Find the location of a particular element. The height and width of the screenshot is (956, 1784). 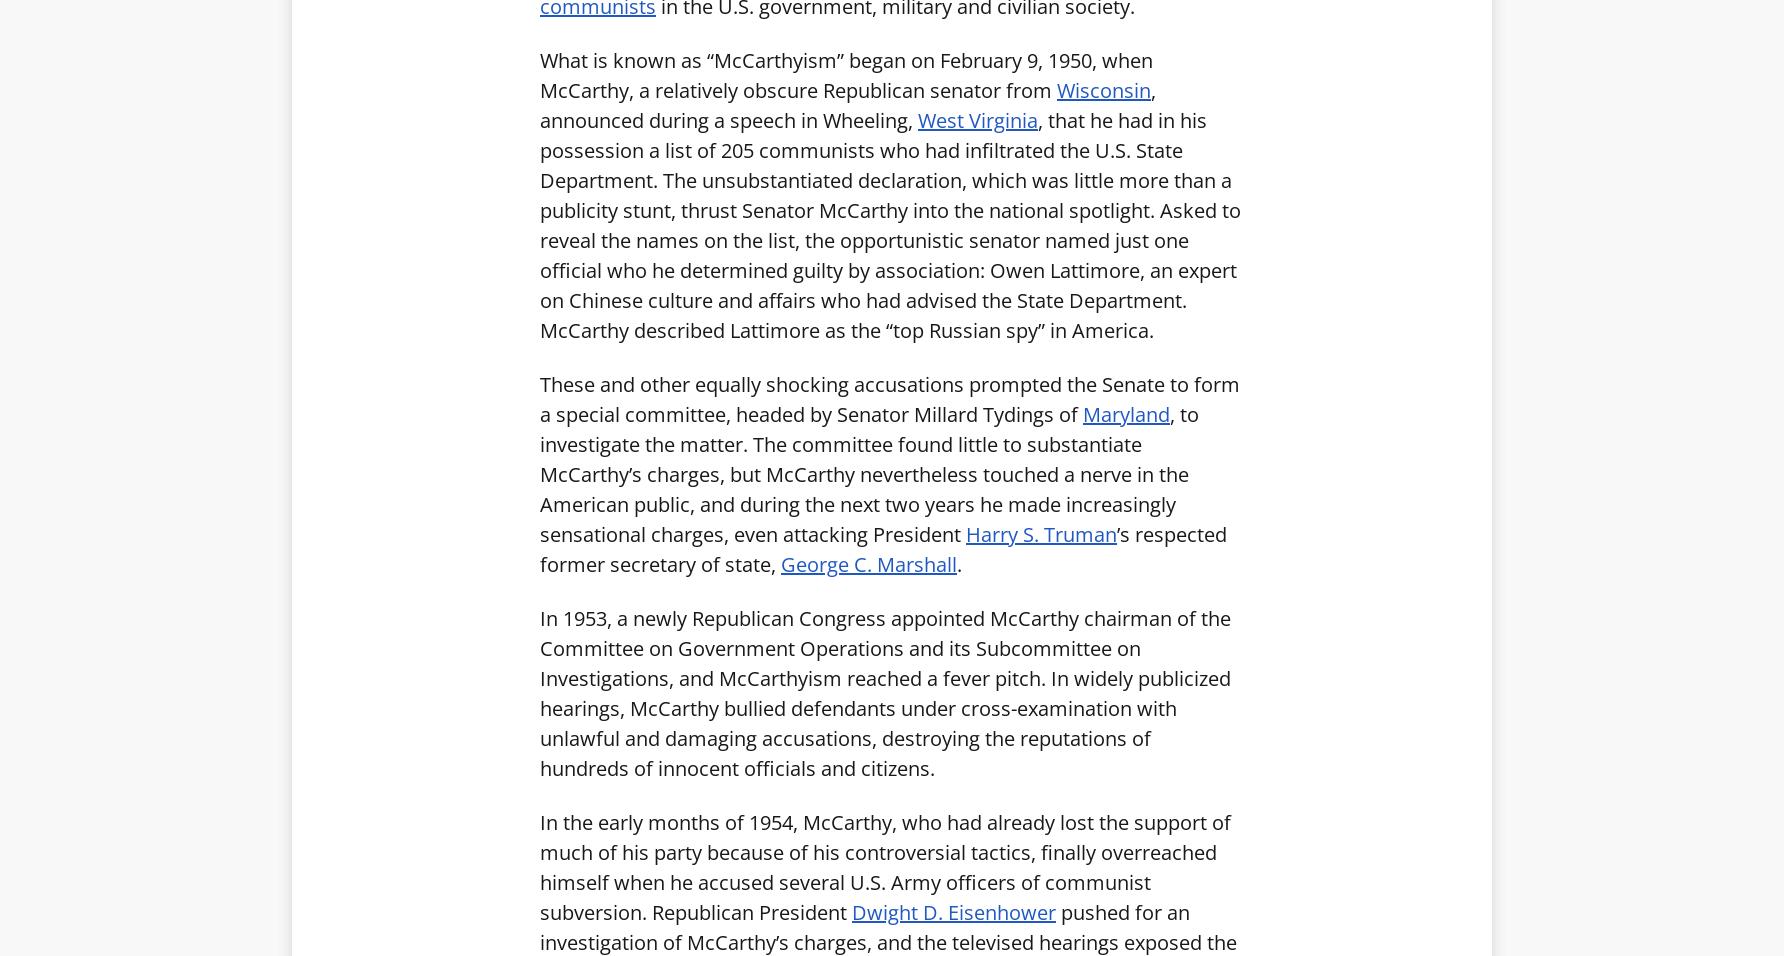

'In the early months of 1954, McCarthy, who had already lost the support of much of his party because of his controversial tactics, finally overreached himself when he accused several U.S. Army officers of communist subversion. Republican President' is located at coordinates (884, 866).